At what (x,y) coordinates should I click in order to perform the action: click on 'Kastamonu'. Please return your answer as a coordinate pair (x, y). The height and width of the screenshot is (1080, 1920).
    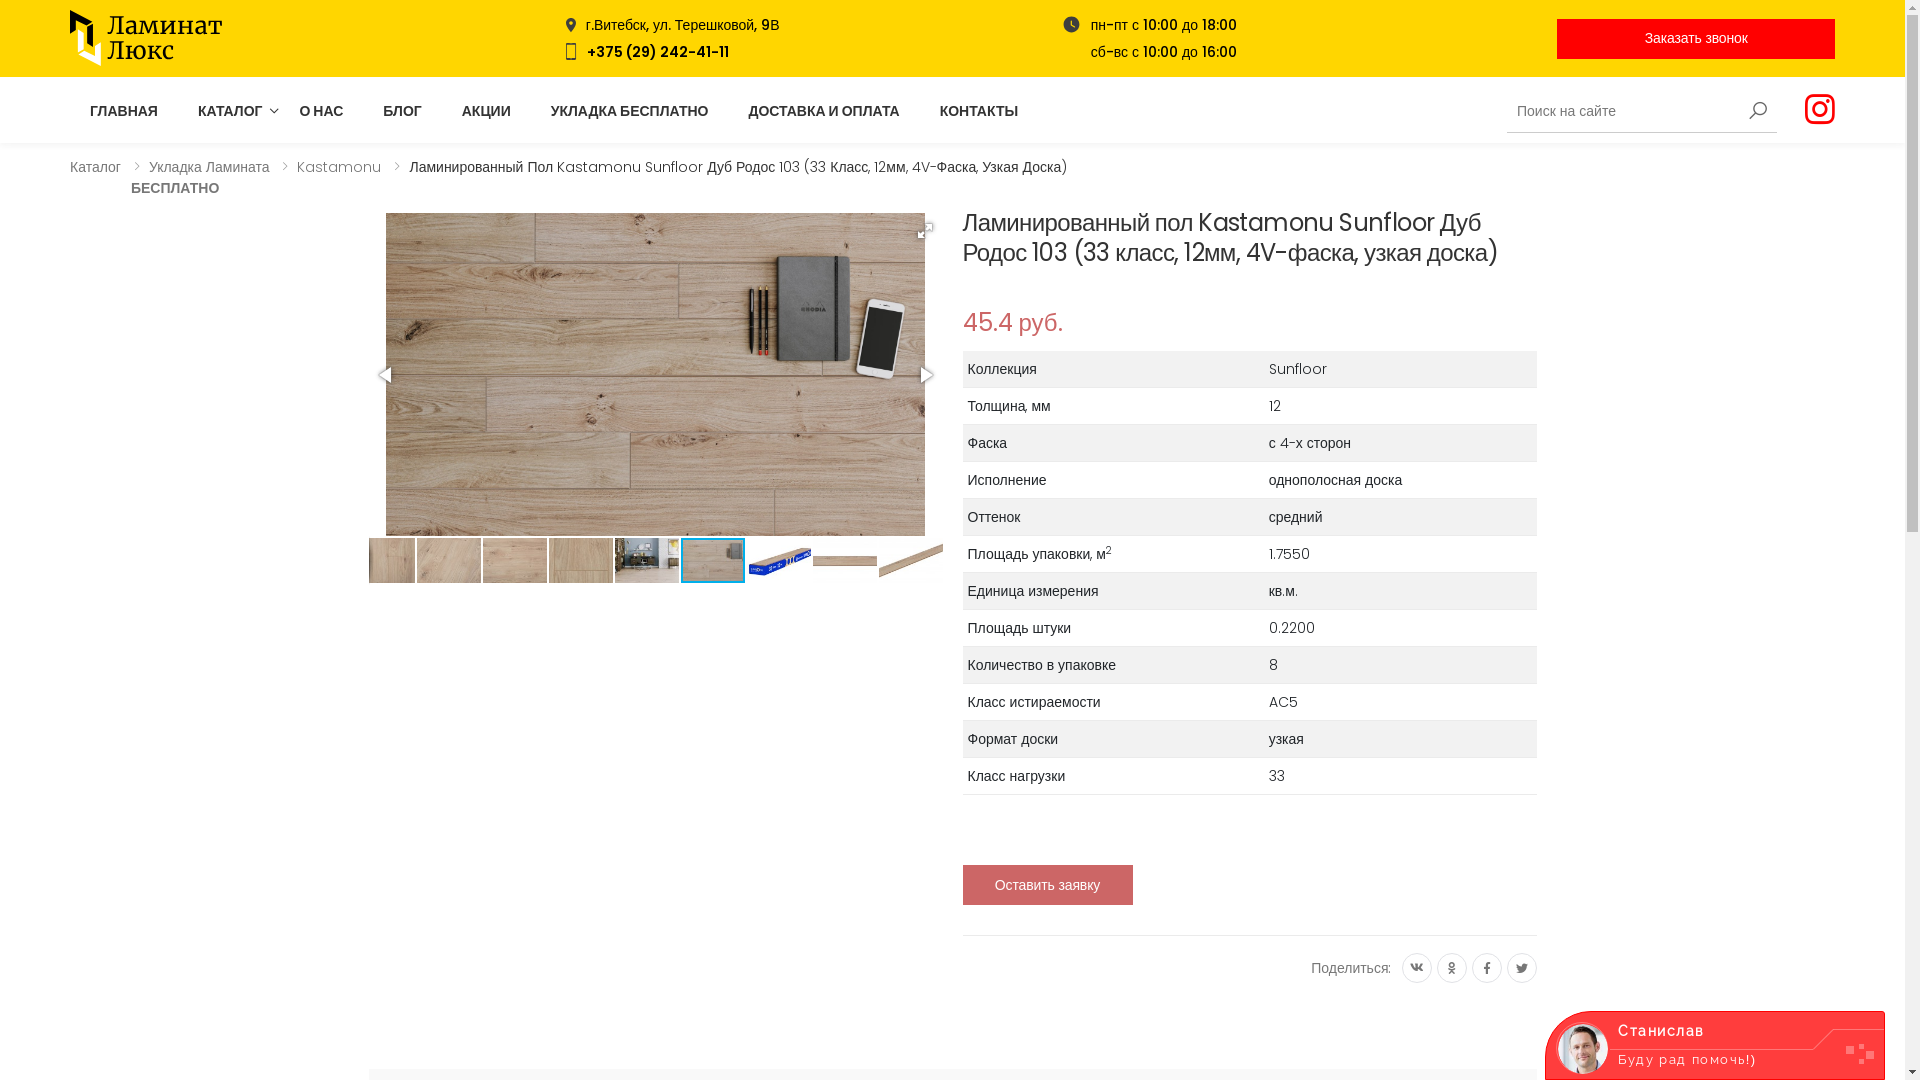
    Looking at the image, I should click on (339, 165).